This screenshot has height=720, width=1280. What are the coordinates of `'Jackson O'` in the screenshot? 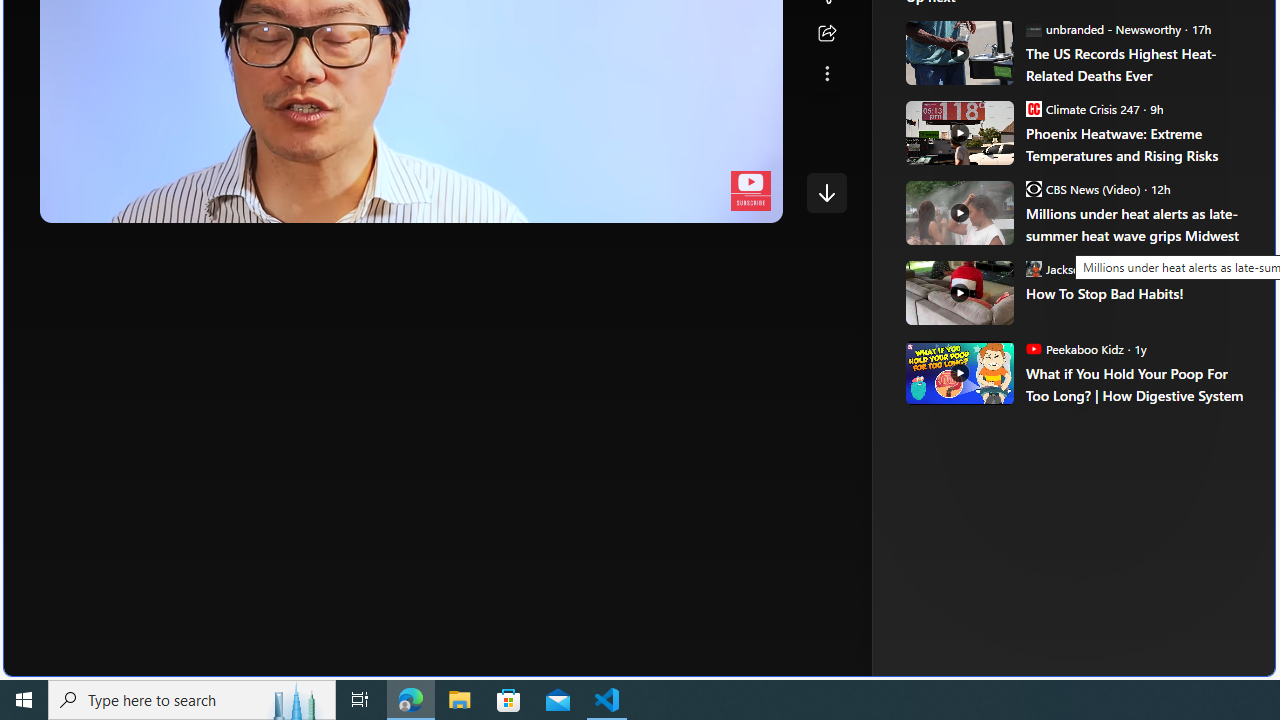 It's located at (1084, 267).